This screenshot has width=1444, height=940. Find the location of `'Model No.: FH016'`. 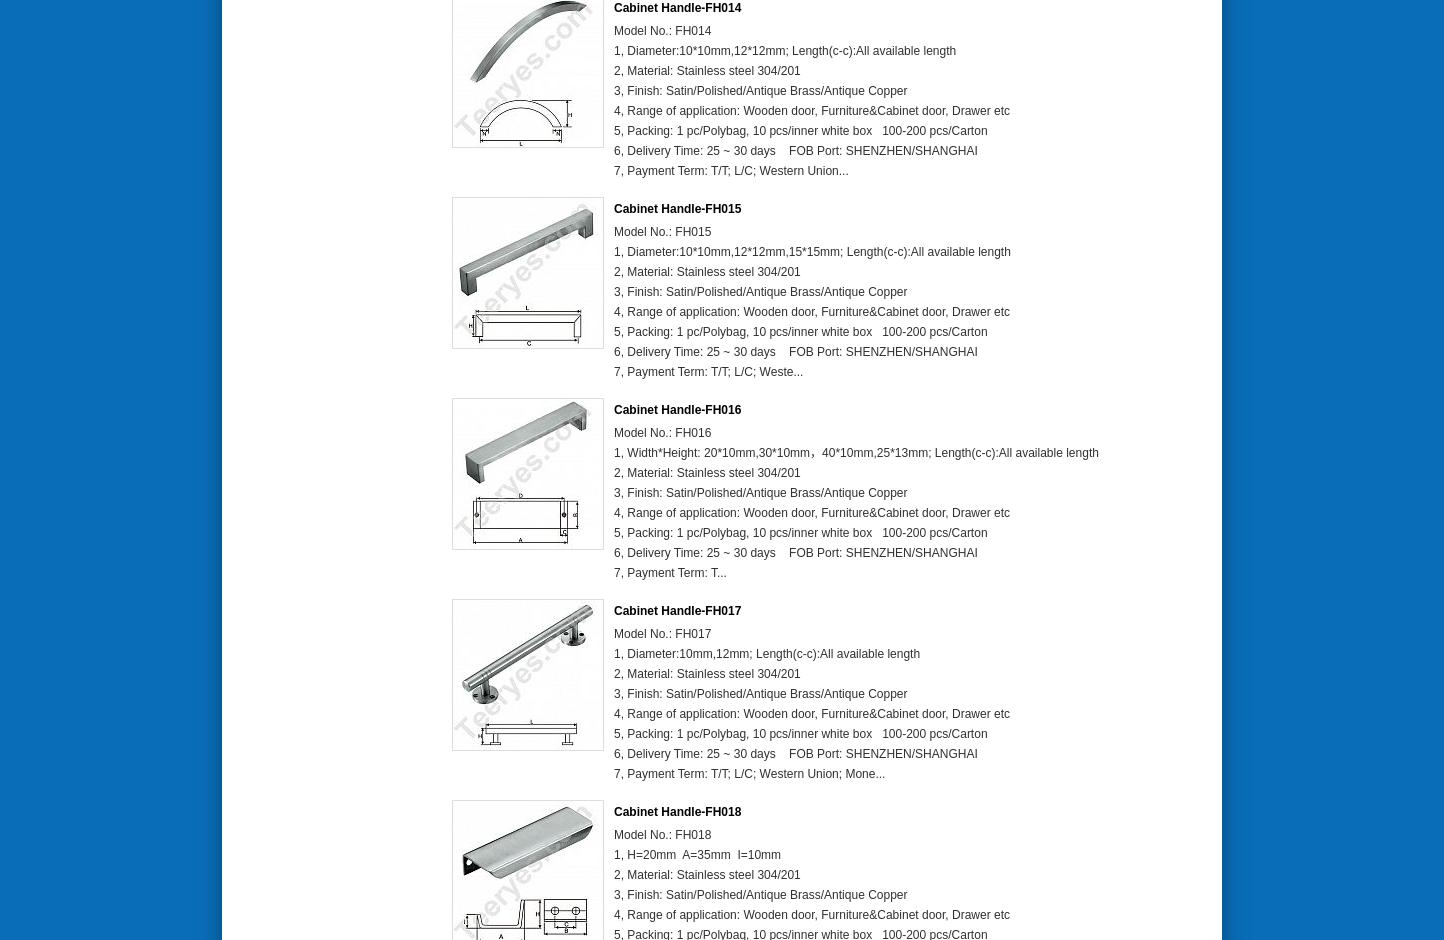

'Model No.: FH016' is located at coordinates (613, 431).